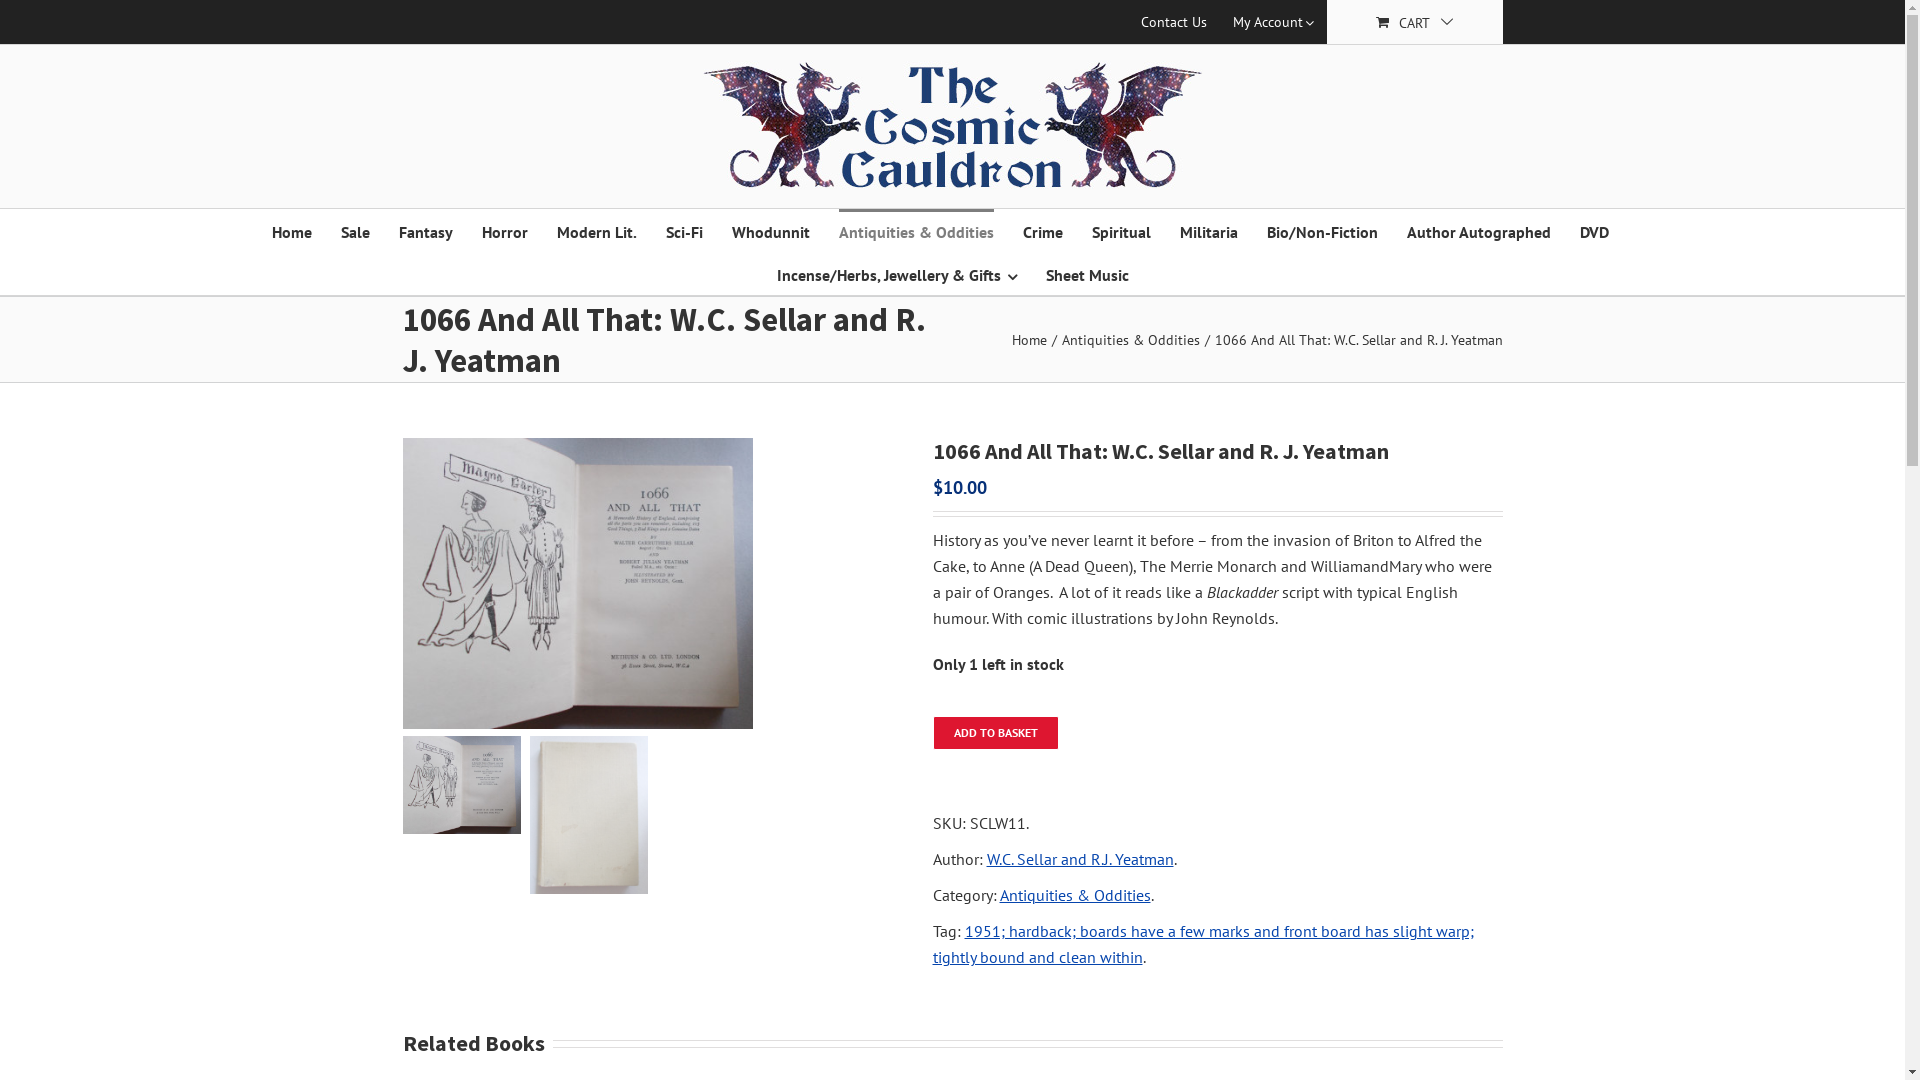 Image resolution: width=1920 pixels, height=1080 pixels. I want to click on 'Sale', so click(354, 229).